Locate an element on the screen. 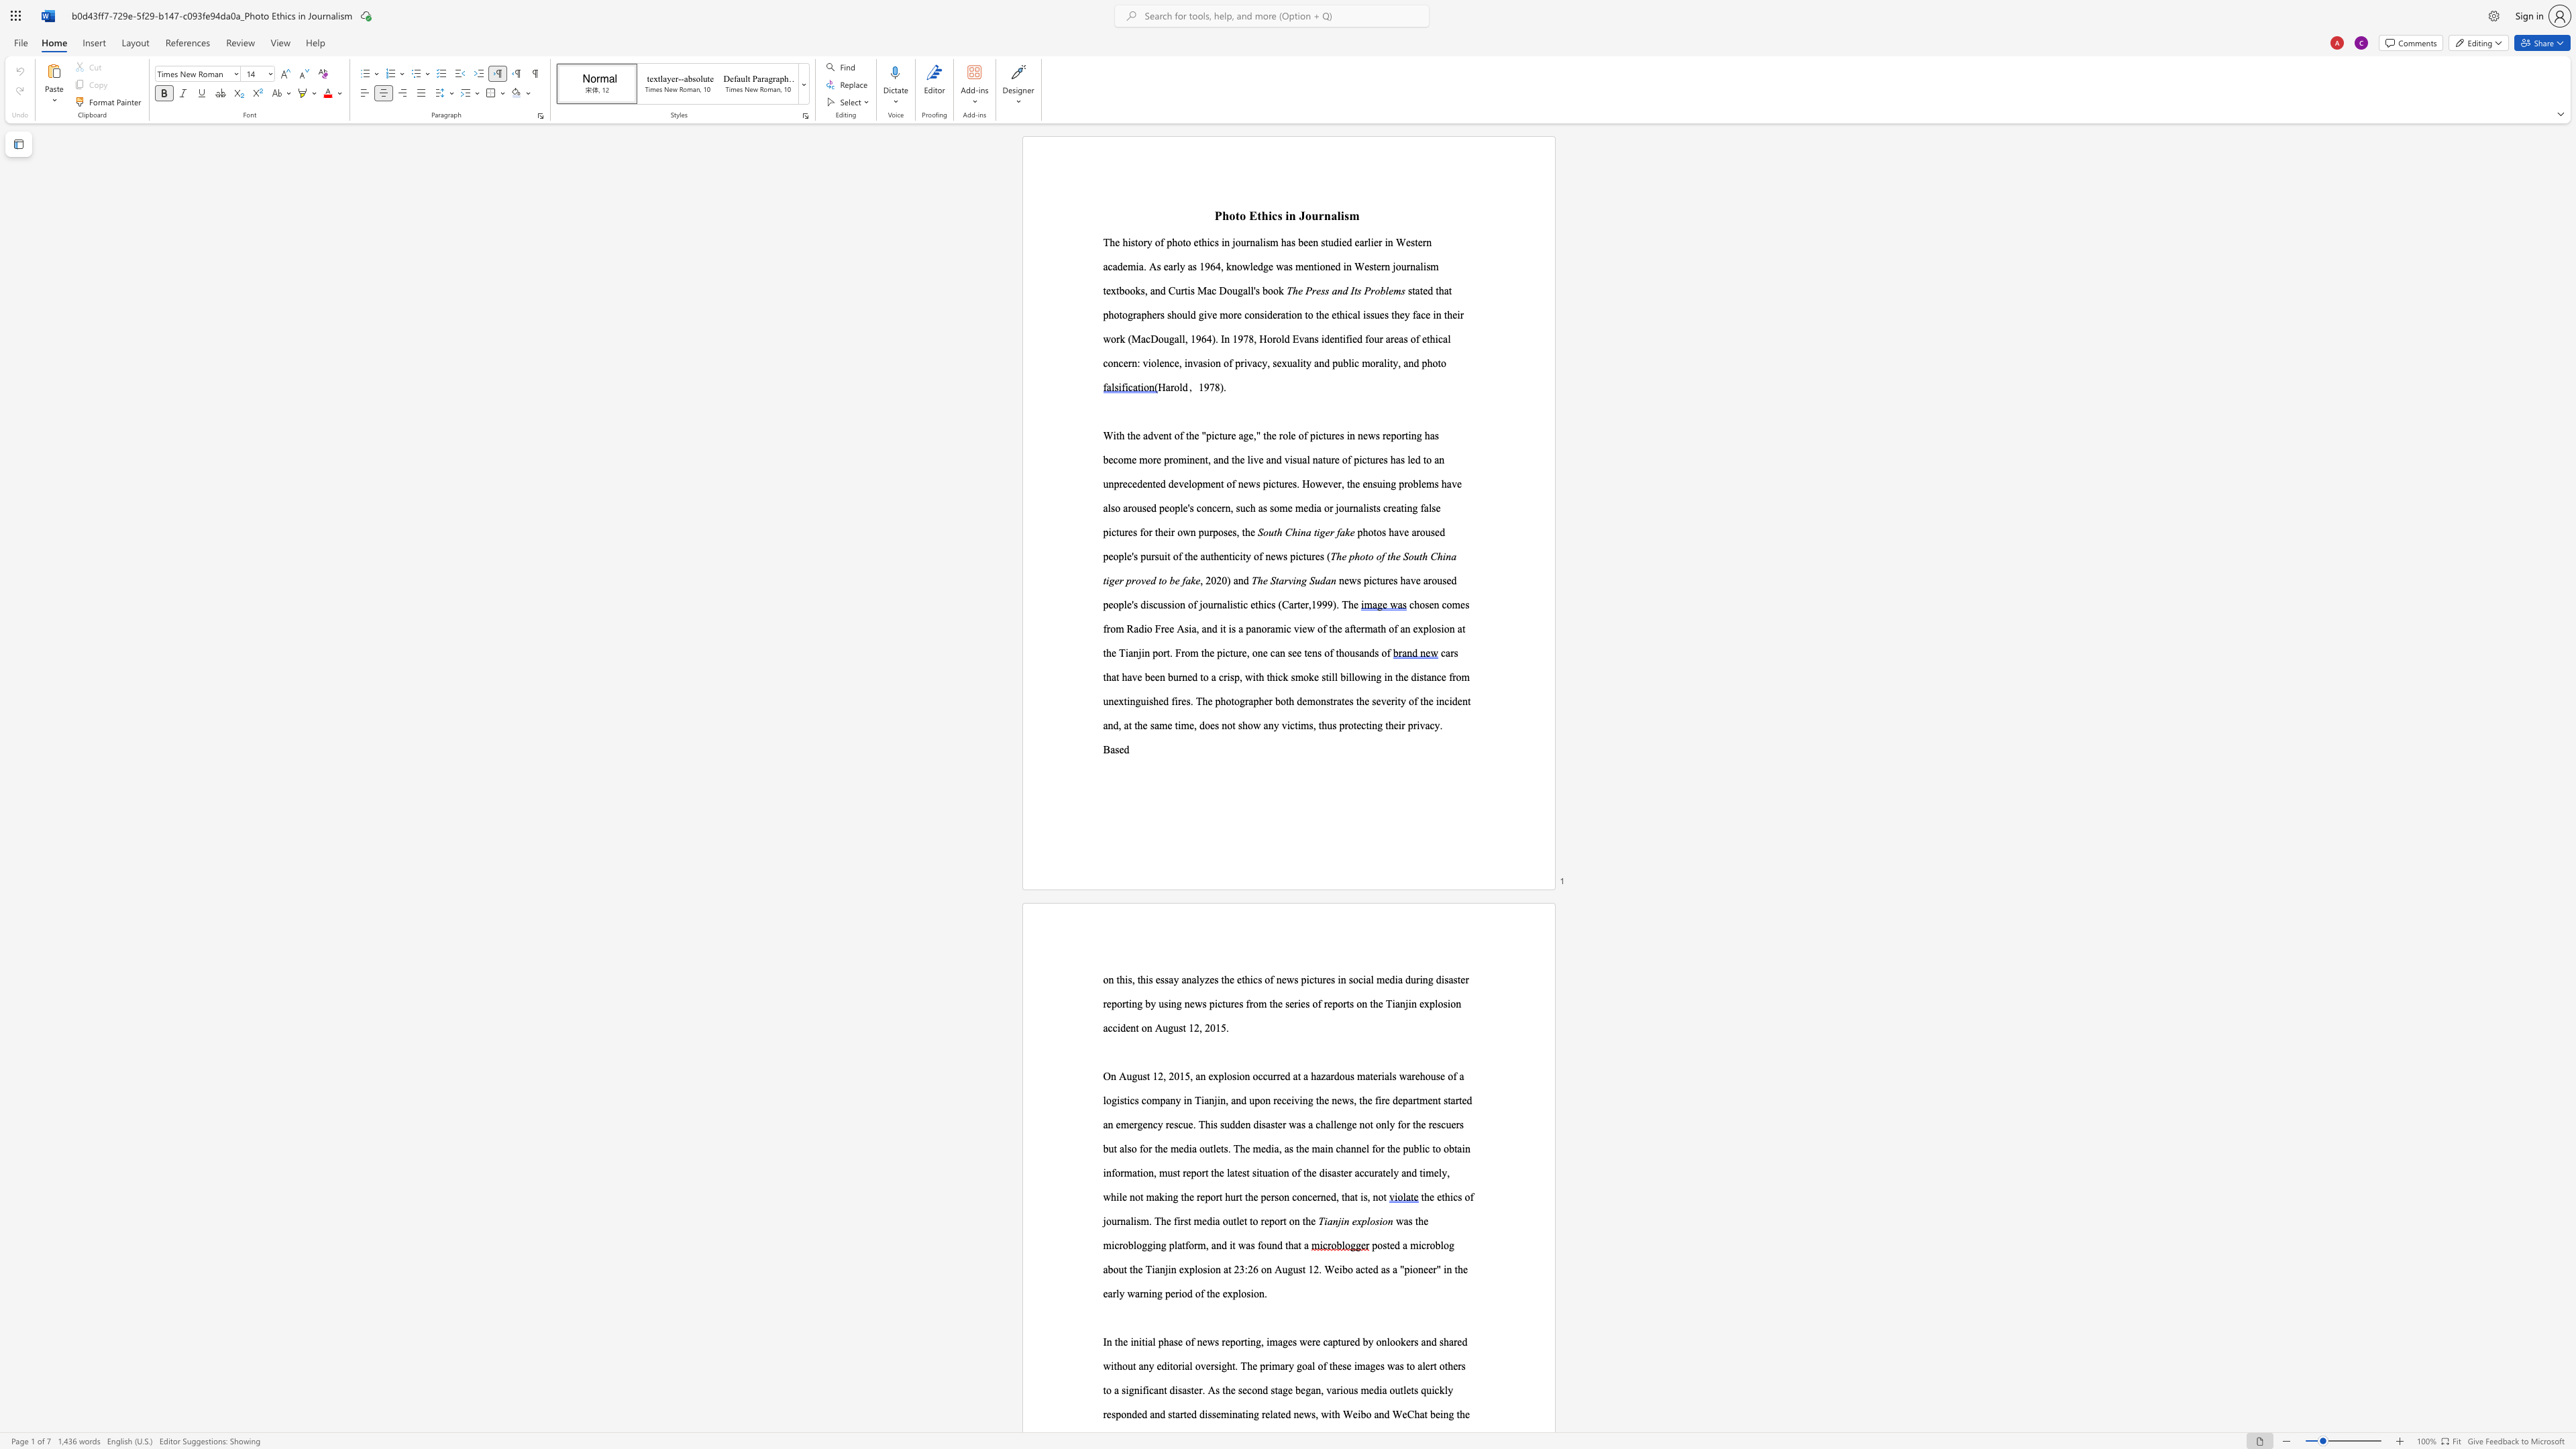  the subset text "tures ha" within the text "news pictures have aroused people" is located at coordinates (1376, 580).